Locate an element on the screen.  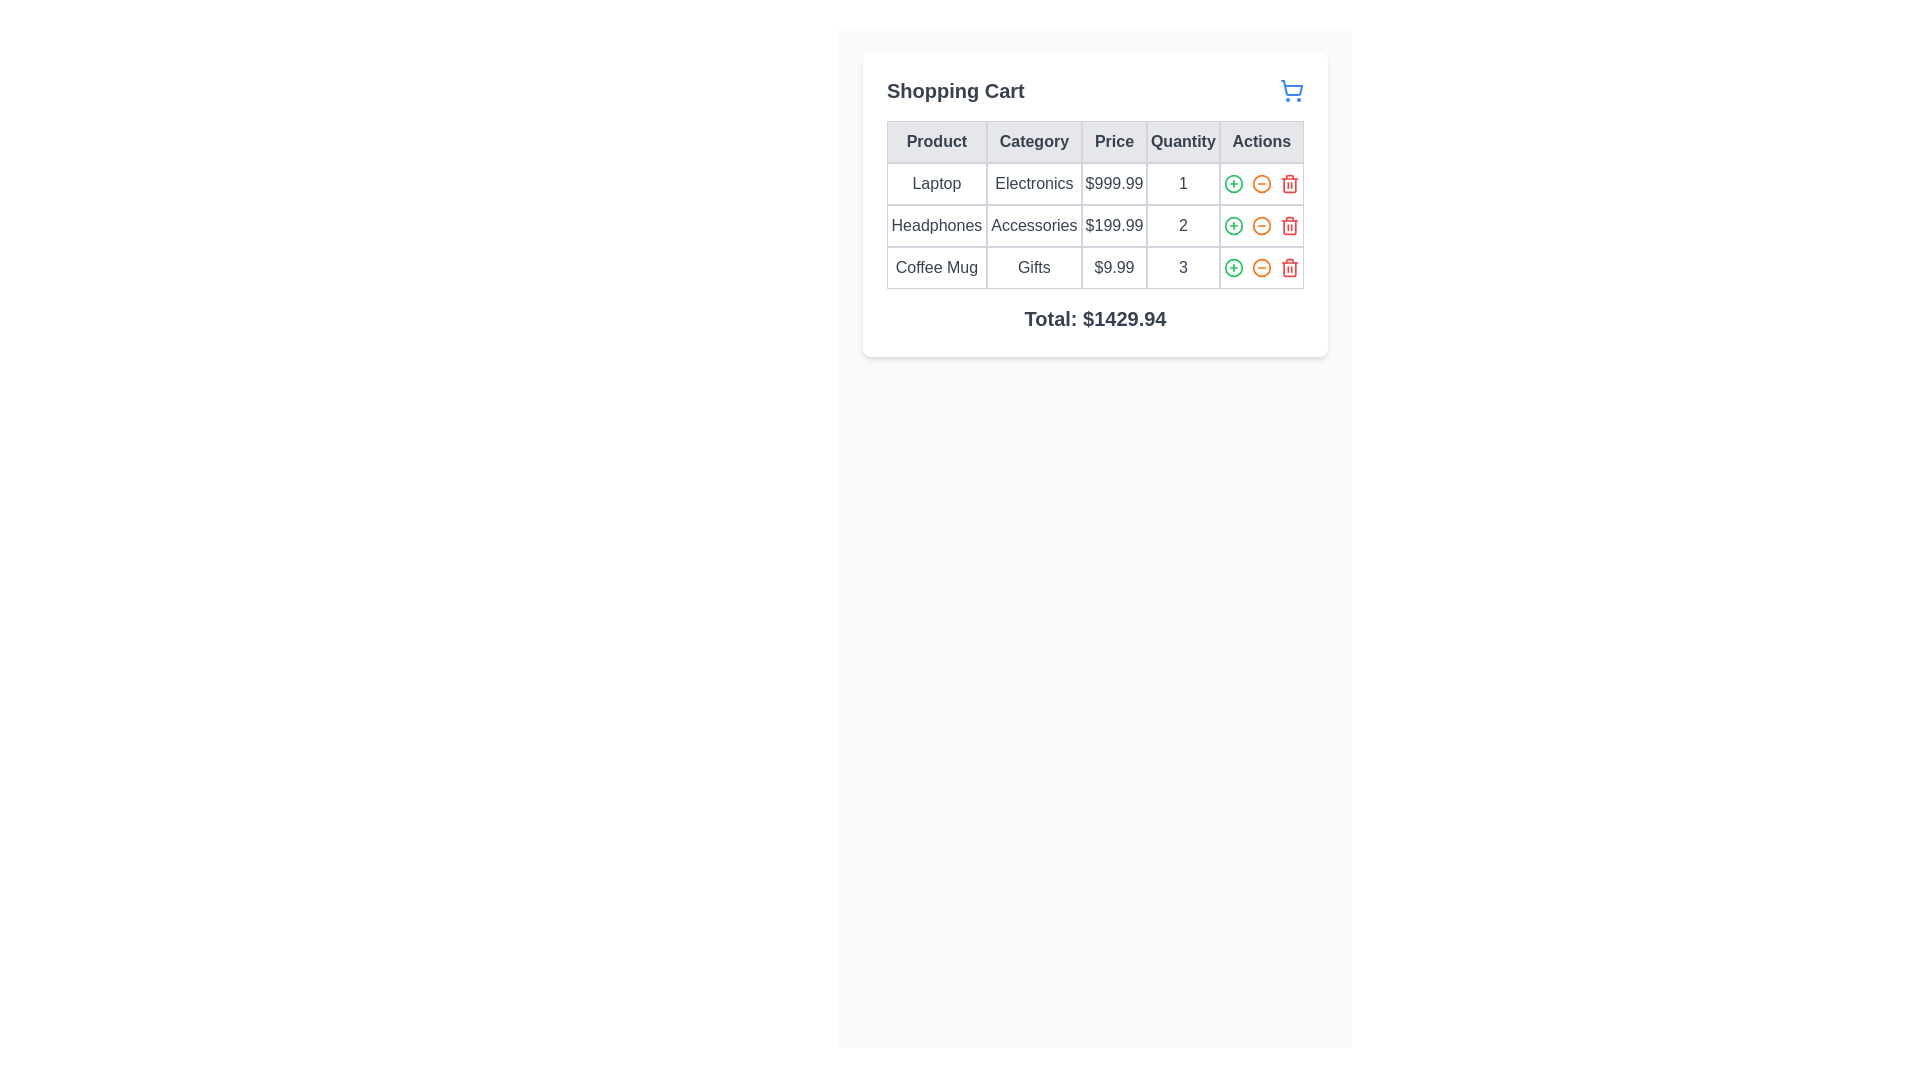
the Text Label representing the category of the product in the shopping cart table, specifically the second cell in the 'Category' column aligned with 'Headphones' on the left and '$199.99' on the right is located at coordinates (1034, 225).